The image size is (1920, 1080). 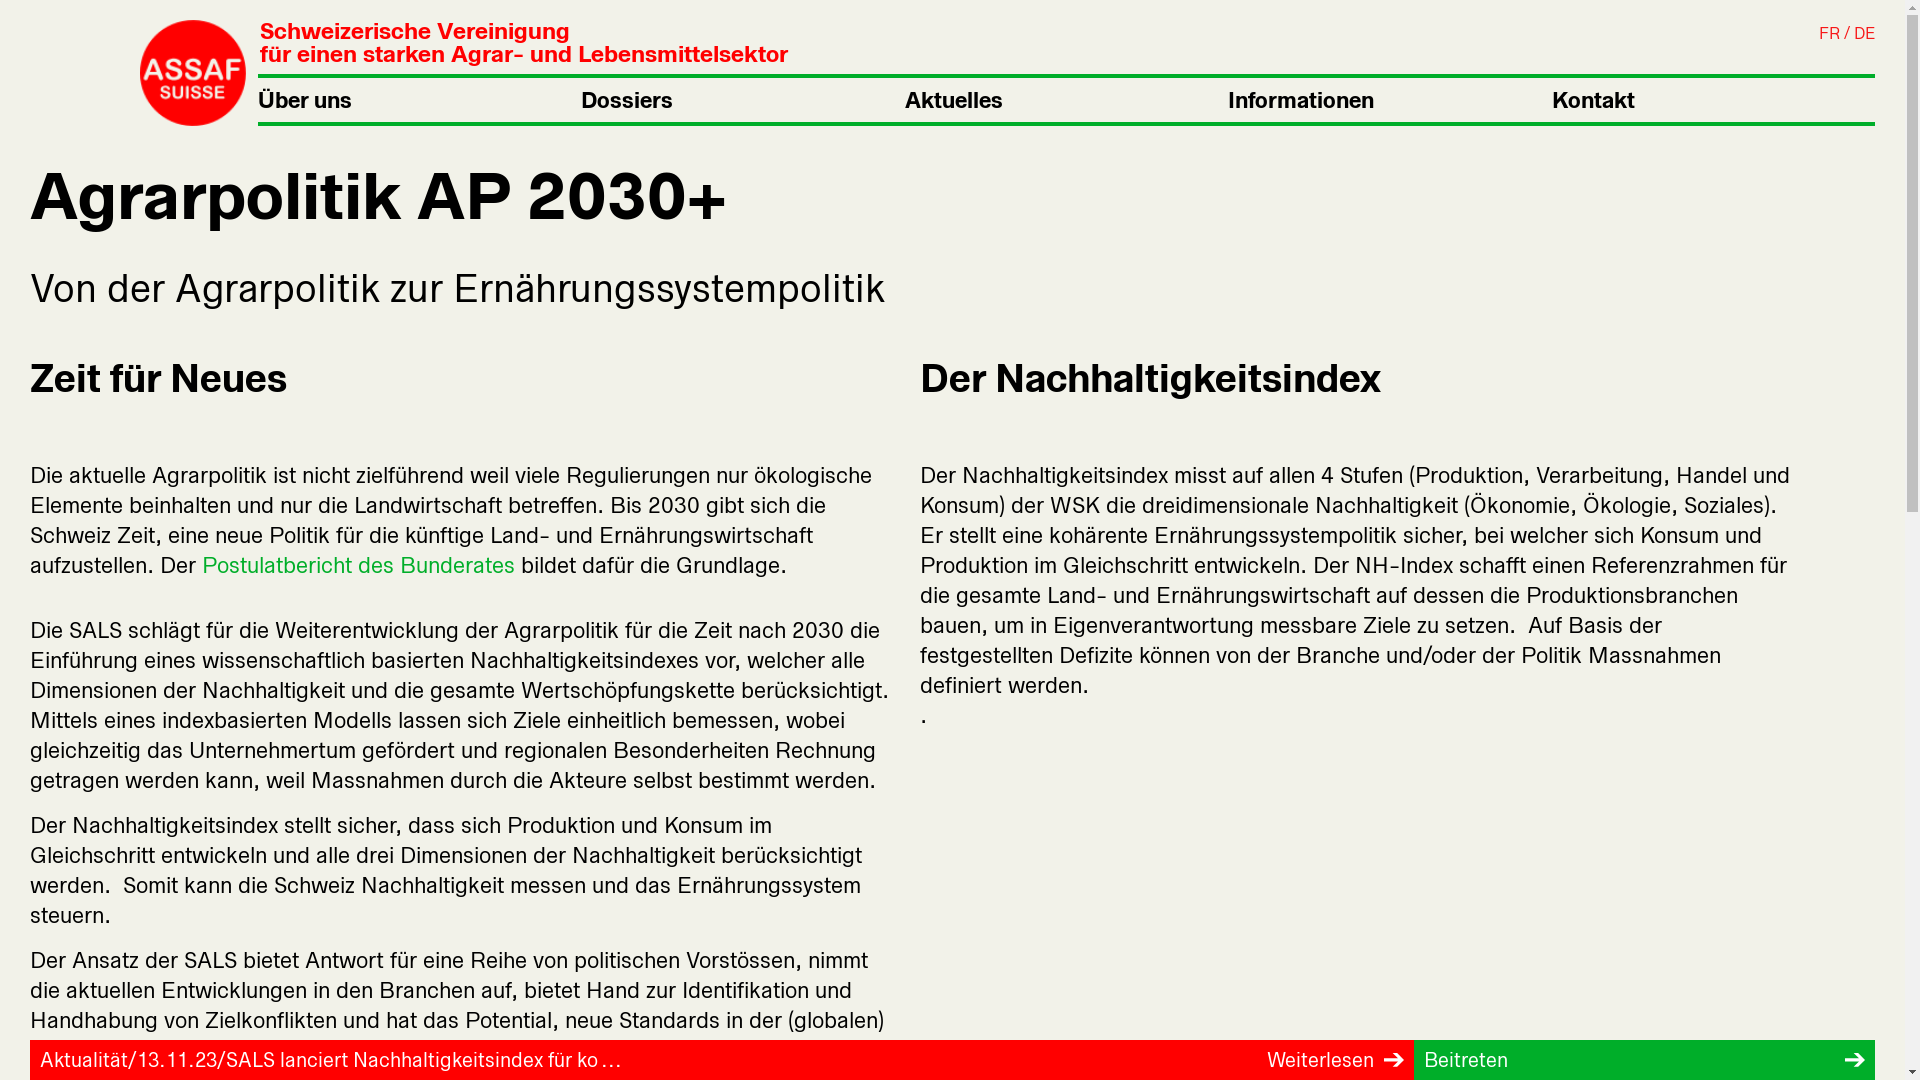 What do you see at coordinates (358, 564) in the screenshot?
I see `'Postulatbericht des Bunderates'` at bounding box center [358, 564].